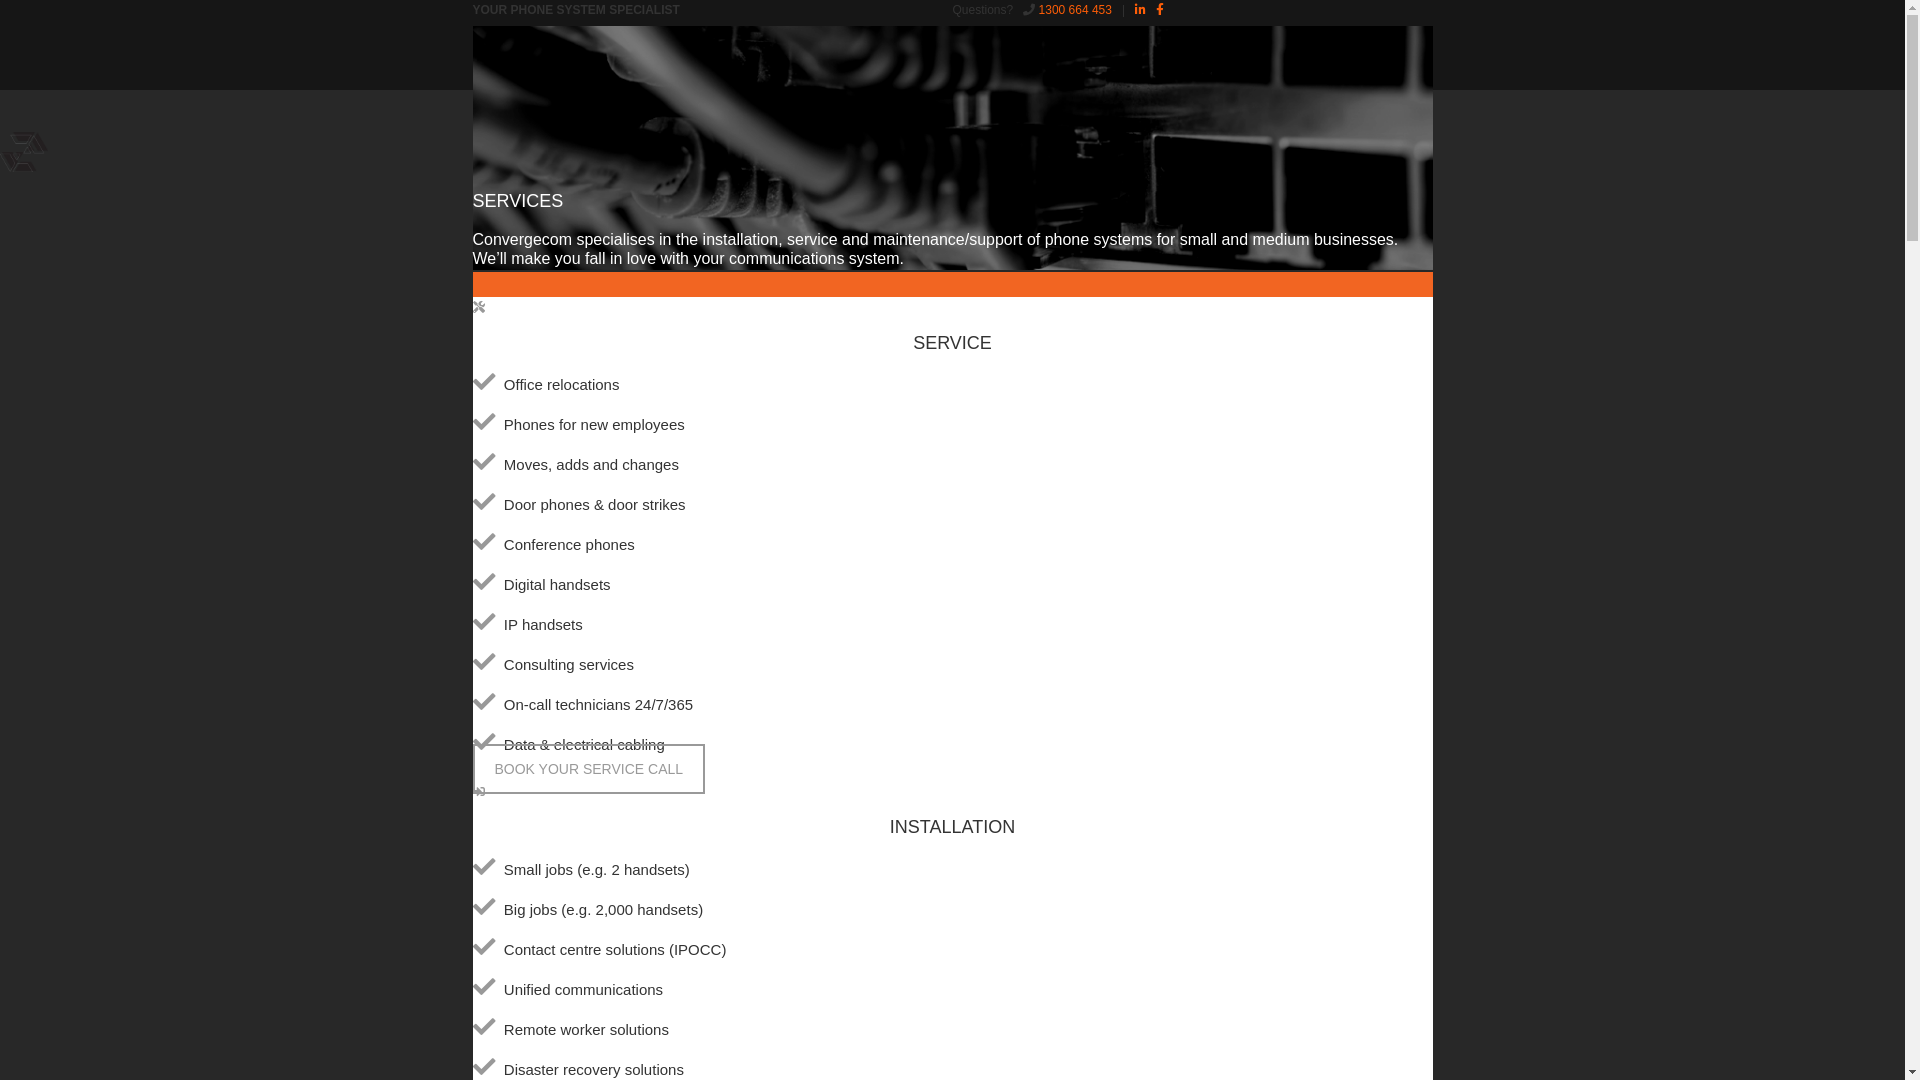  What do you see at coordinates (520, 53) in the screenshot?
I see `'CONVERGECOM'` at bounding box center [520, 53].